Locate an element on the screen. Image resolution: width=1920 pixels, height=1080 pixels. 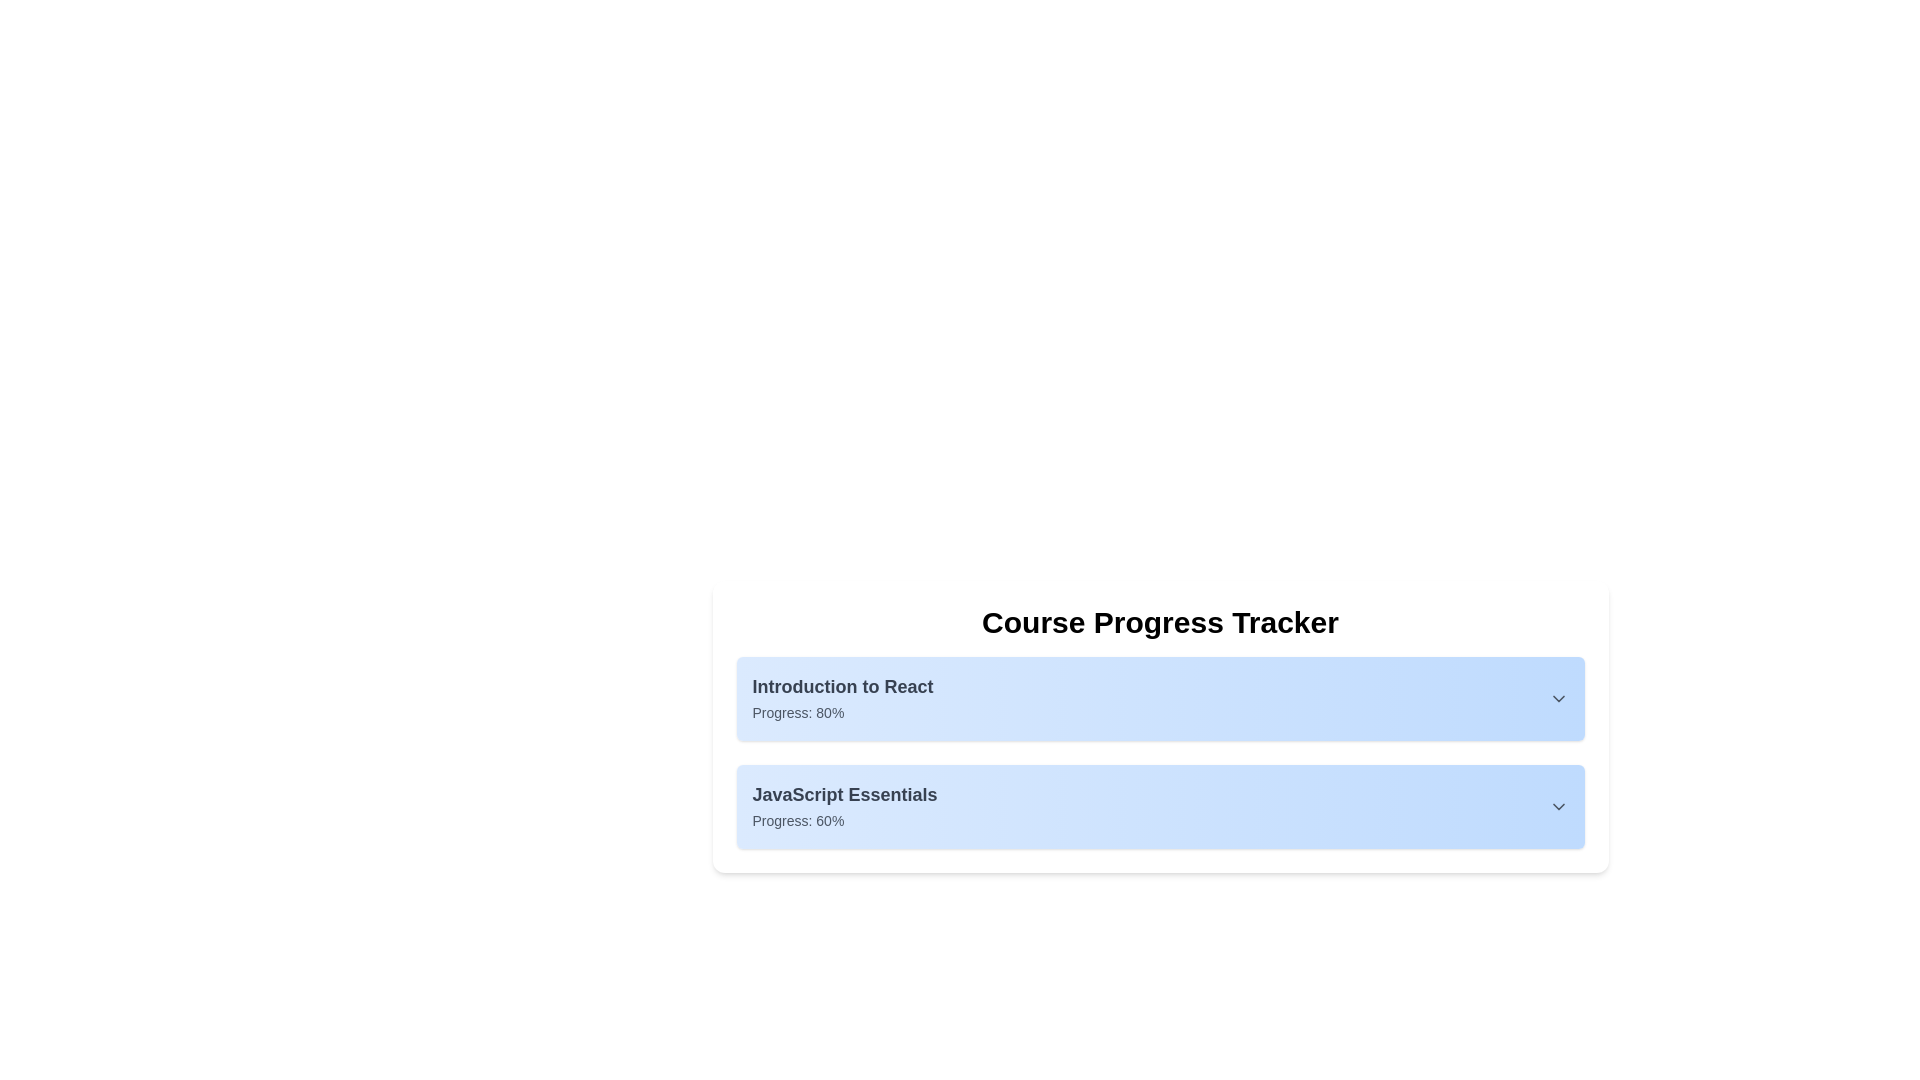
the text display element showing the course title 'Introduction to React' and its progress '80%' in the course progress tracker, located in the first row of the course list is located at coordinates (843, 697).